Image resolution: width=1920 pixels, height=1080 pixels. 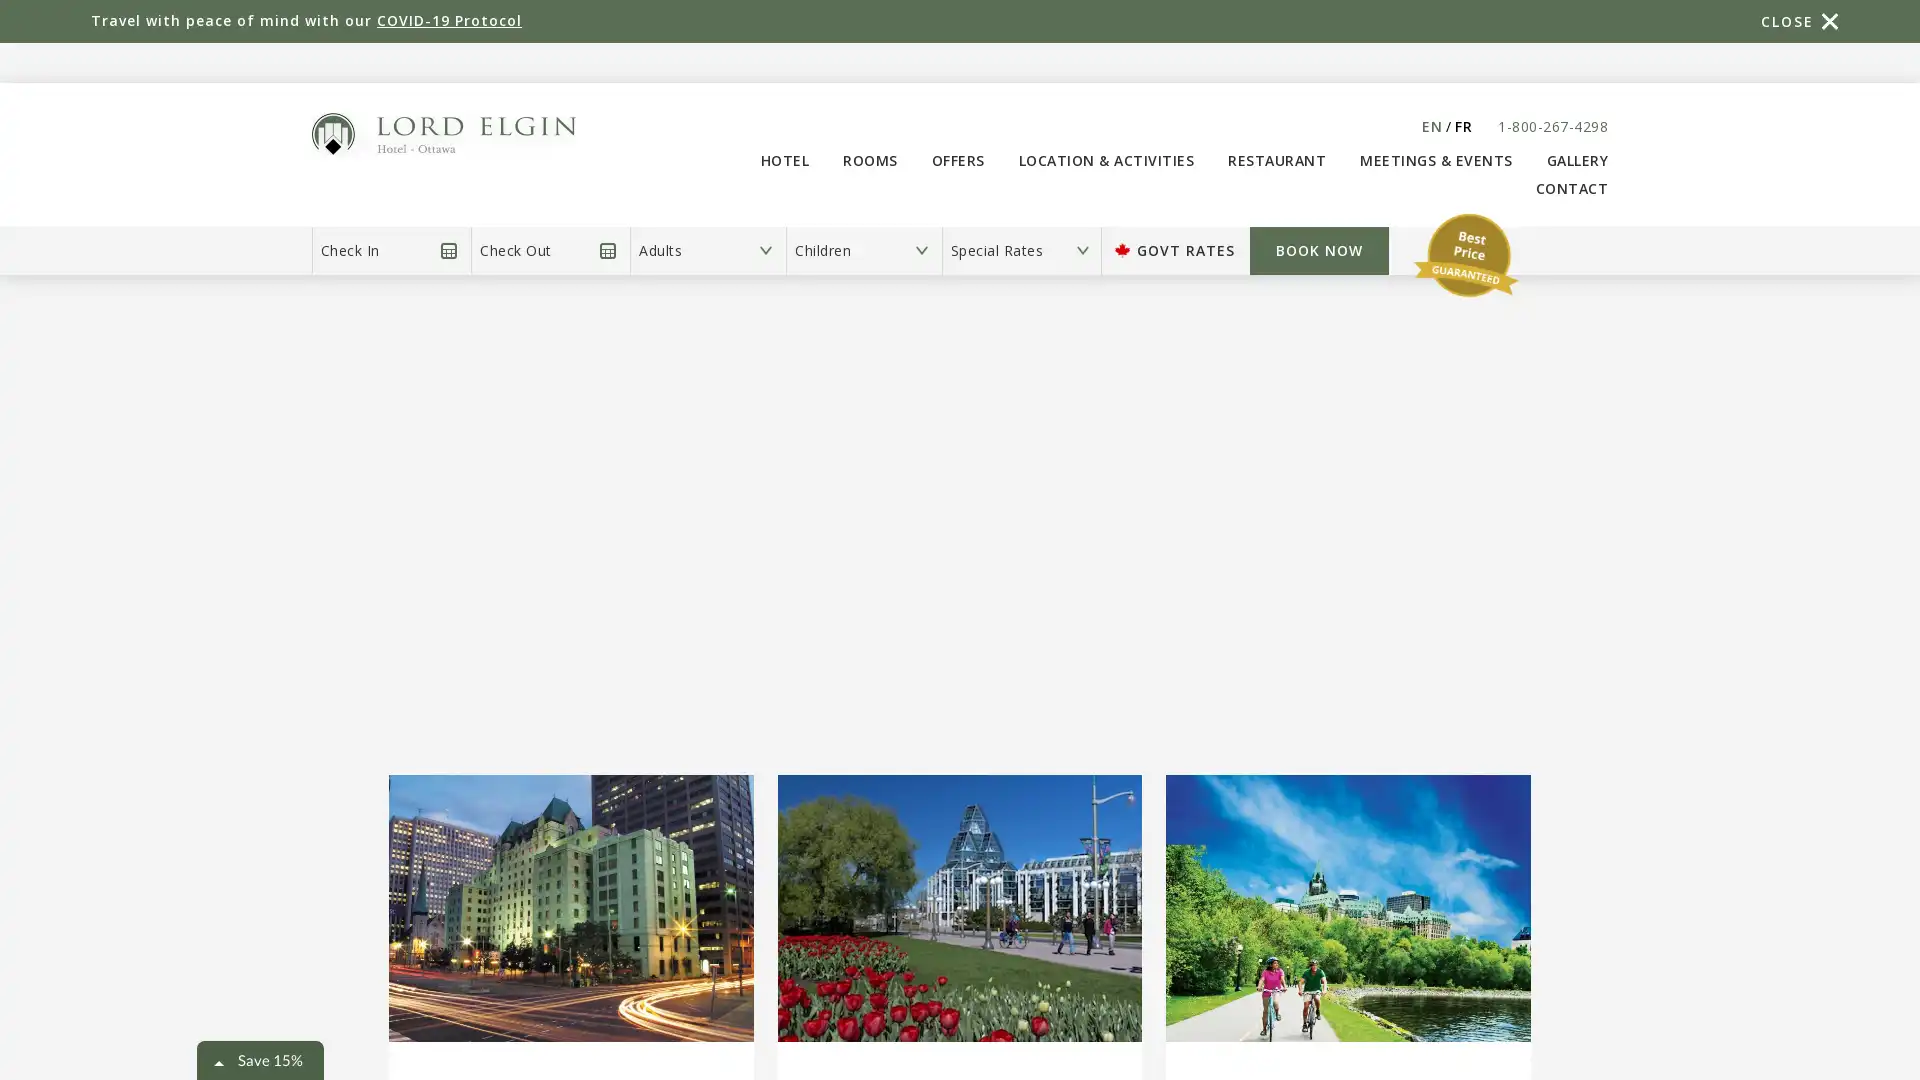 What do you see at coordinates (1319, 249) in the screenshot?
I see `Book Now` at bounding box center [1319, 249].